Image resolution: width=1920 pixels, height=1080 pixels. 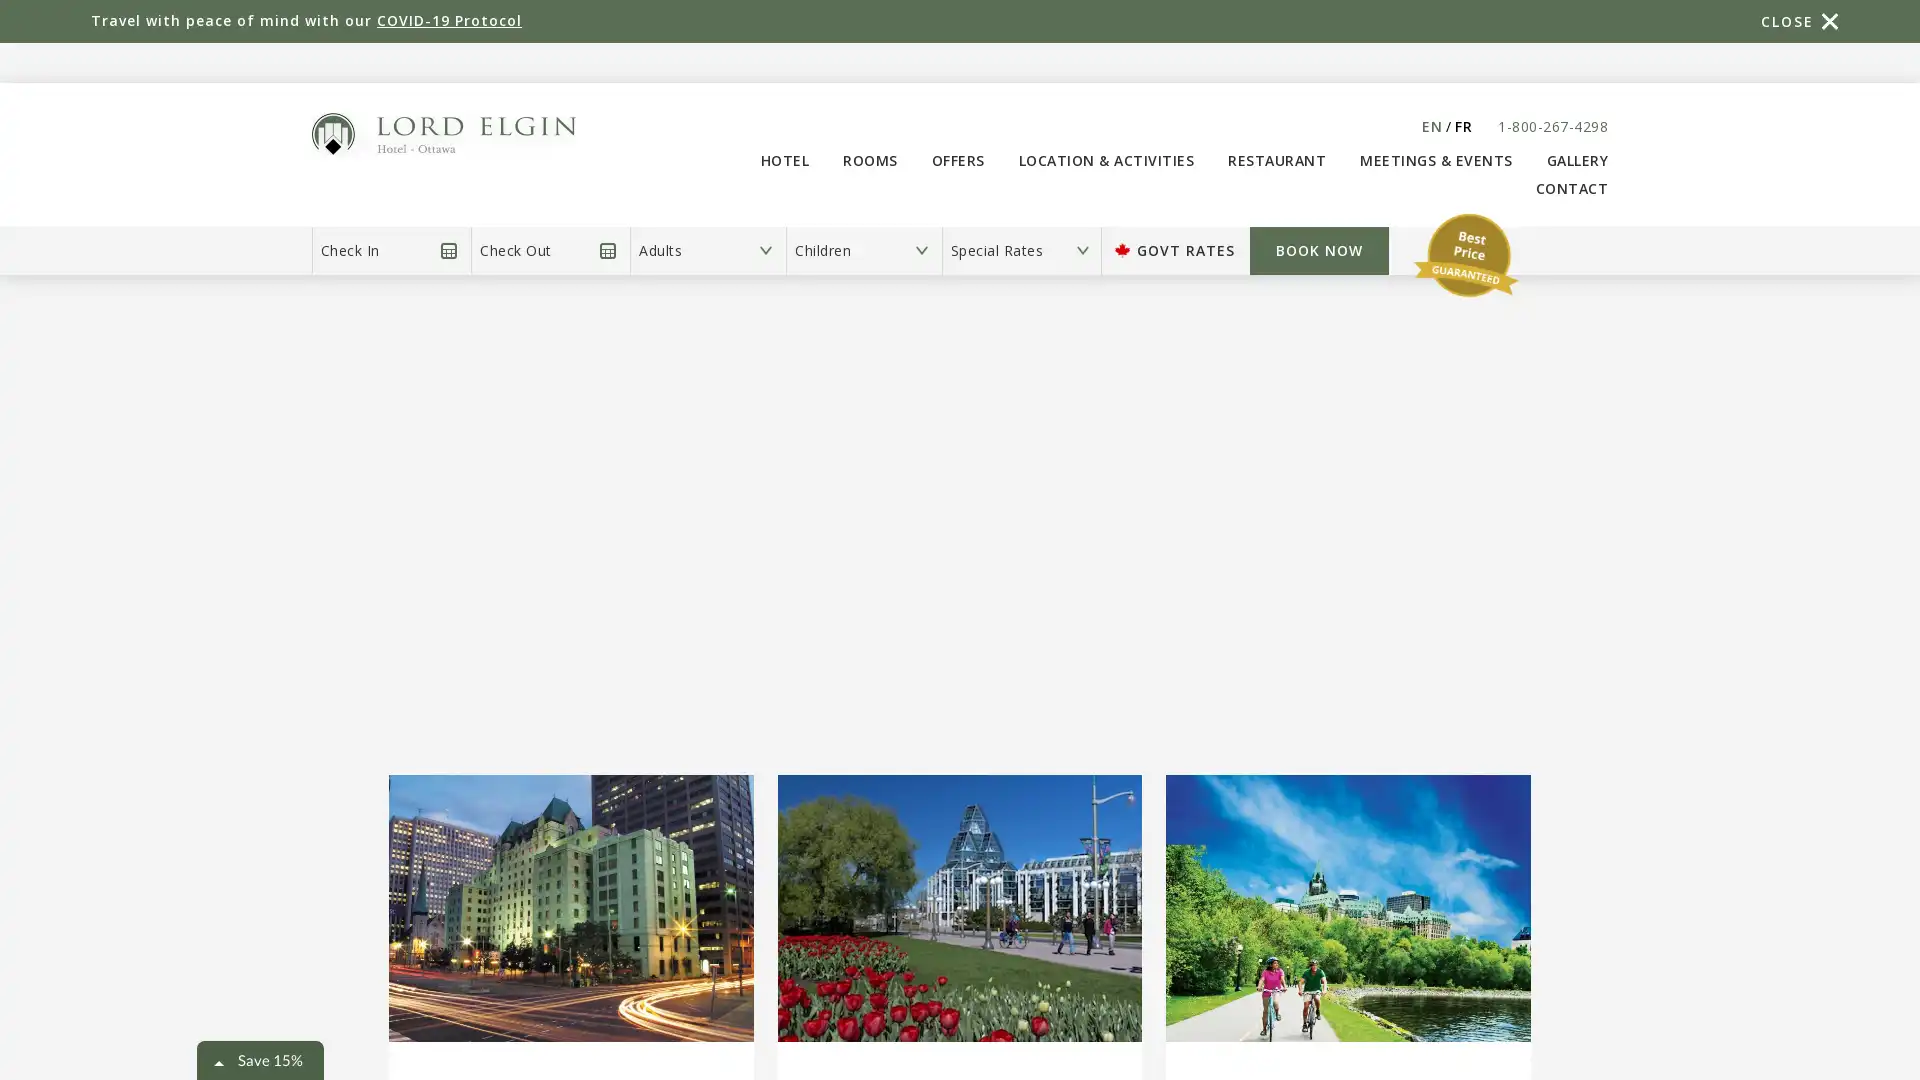 What do you see at coordinates (1319, 249) in the screenshot?
I see `Book Now` at bounding box center [1319, 249].